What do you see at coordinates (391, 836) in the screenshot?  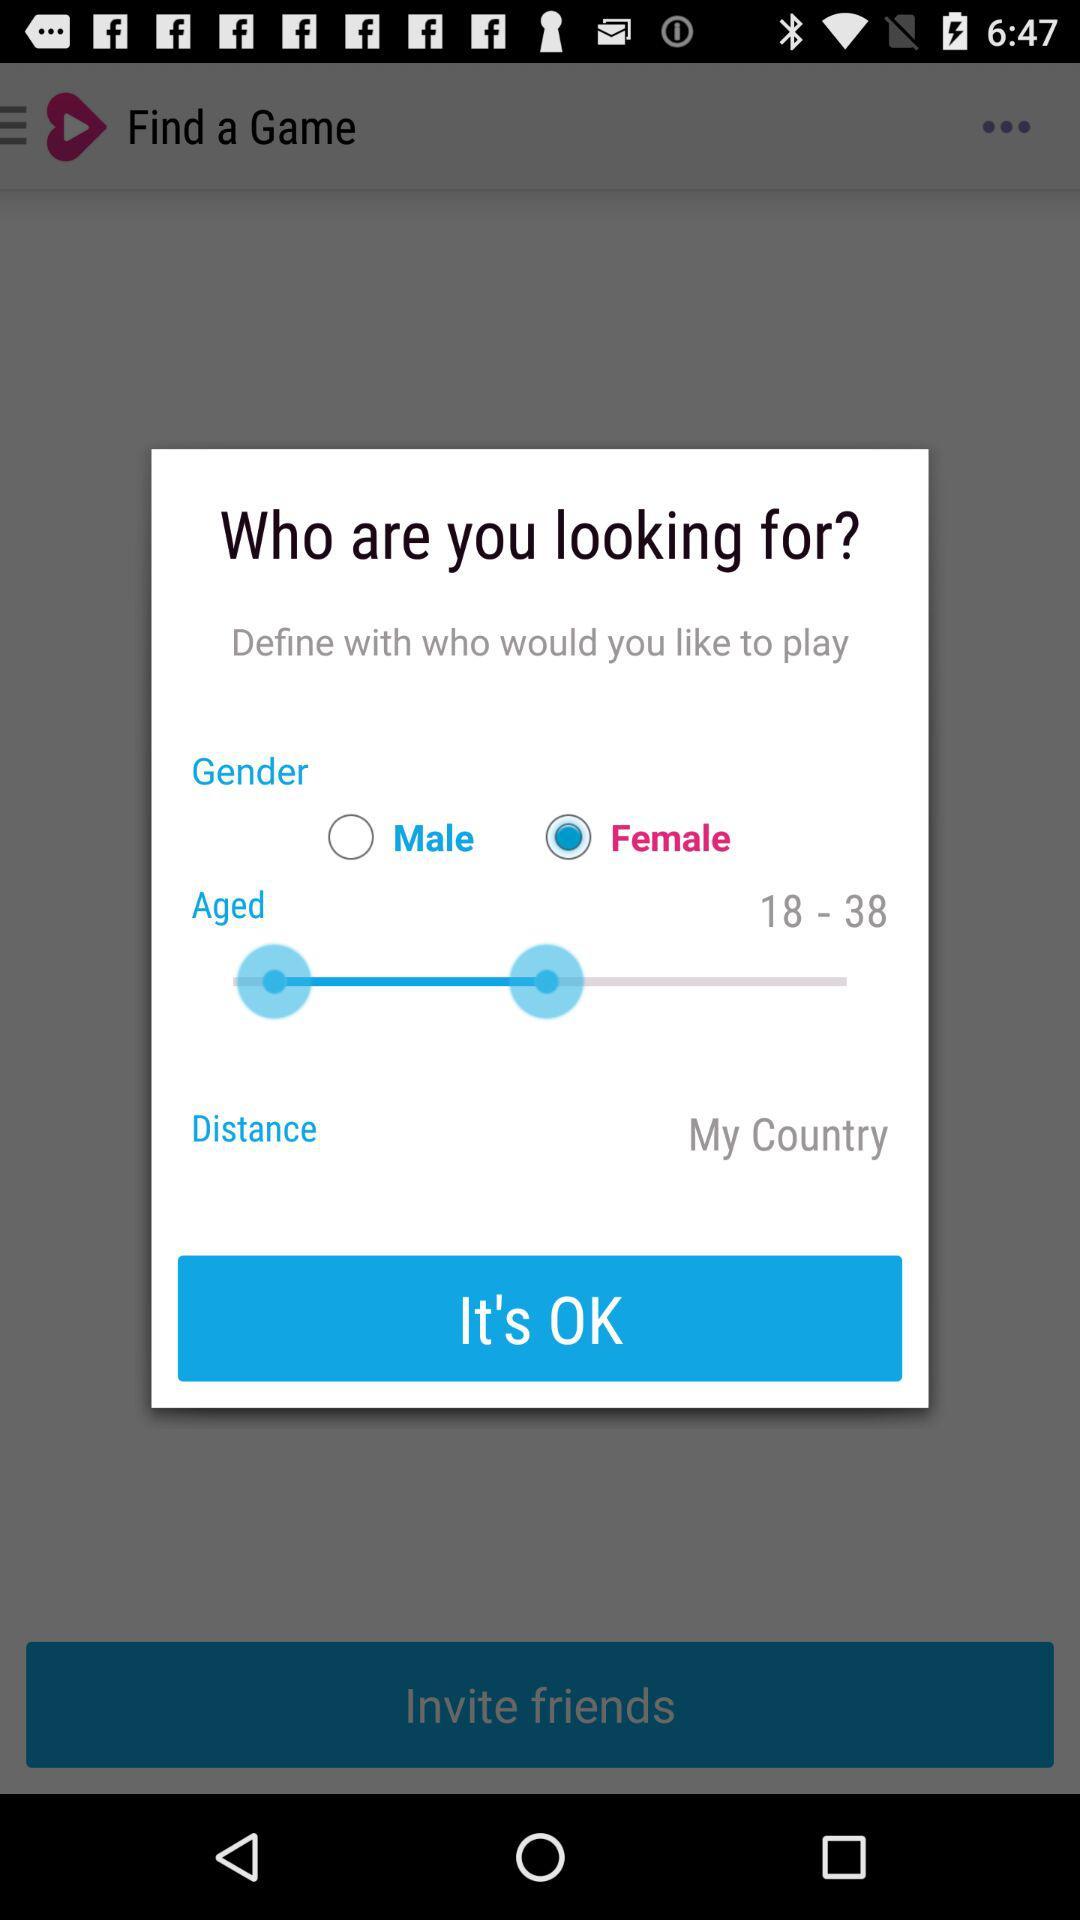 I see `item to the right of gender icon` at bounding box center [391, 836].